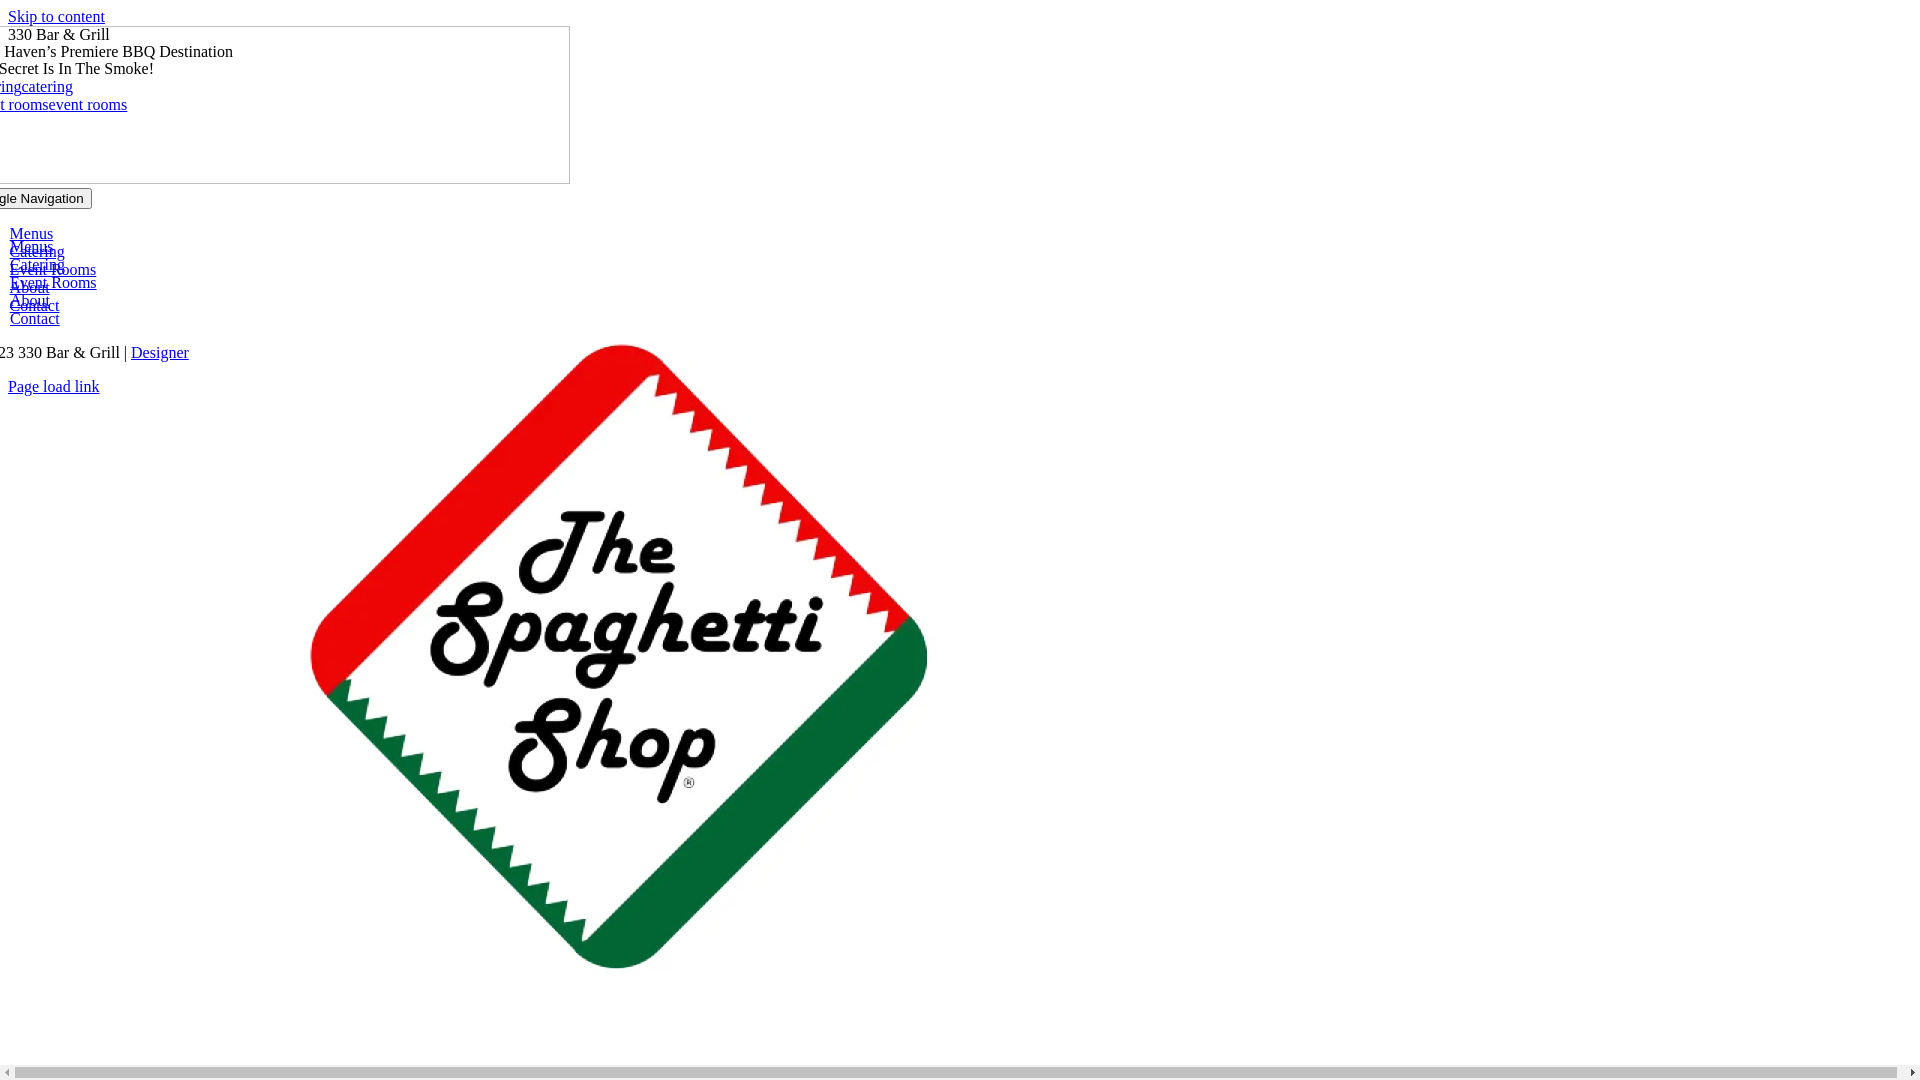 Image resolution: width=1920 pixels, height=1080 pixels. I want to click on 'Skip to content', so click(56, 16).